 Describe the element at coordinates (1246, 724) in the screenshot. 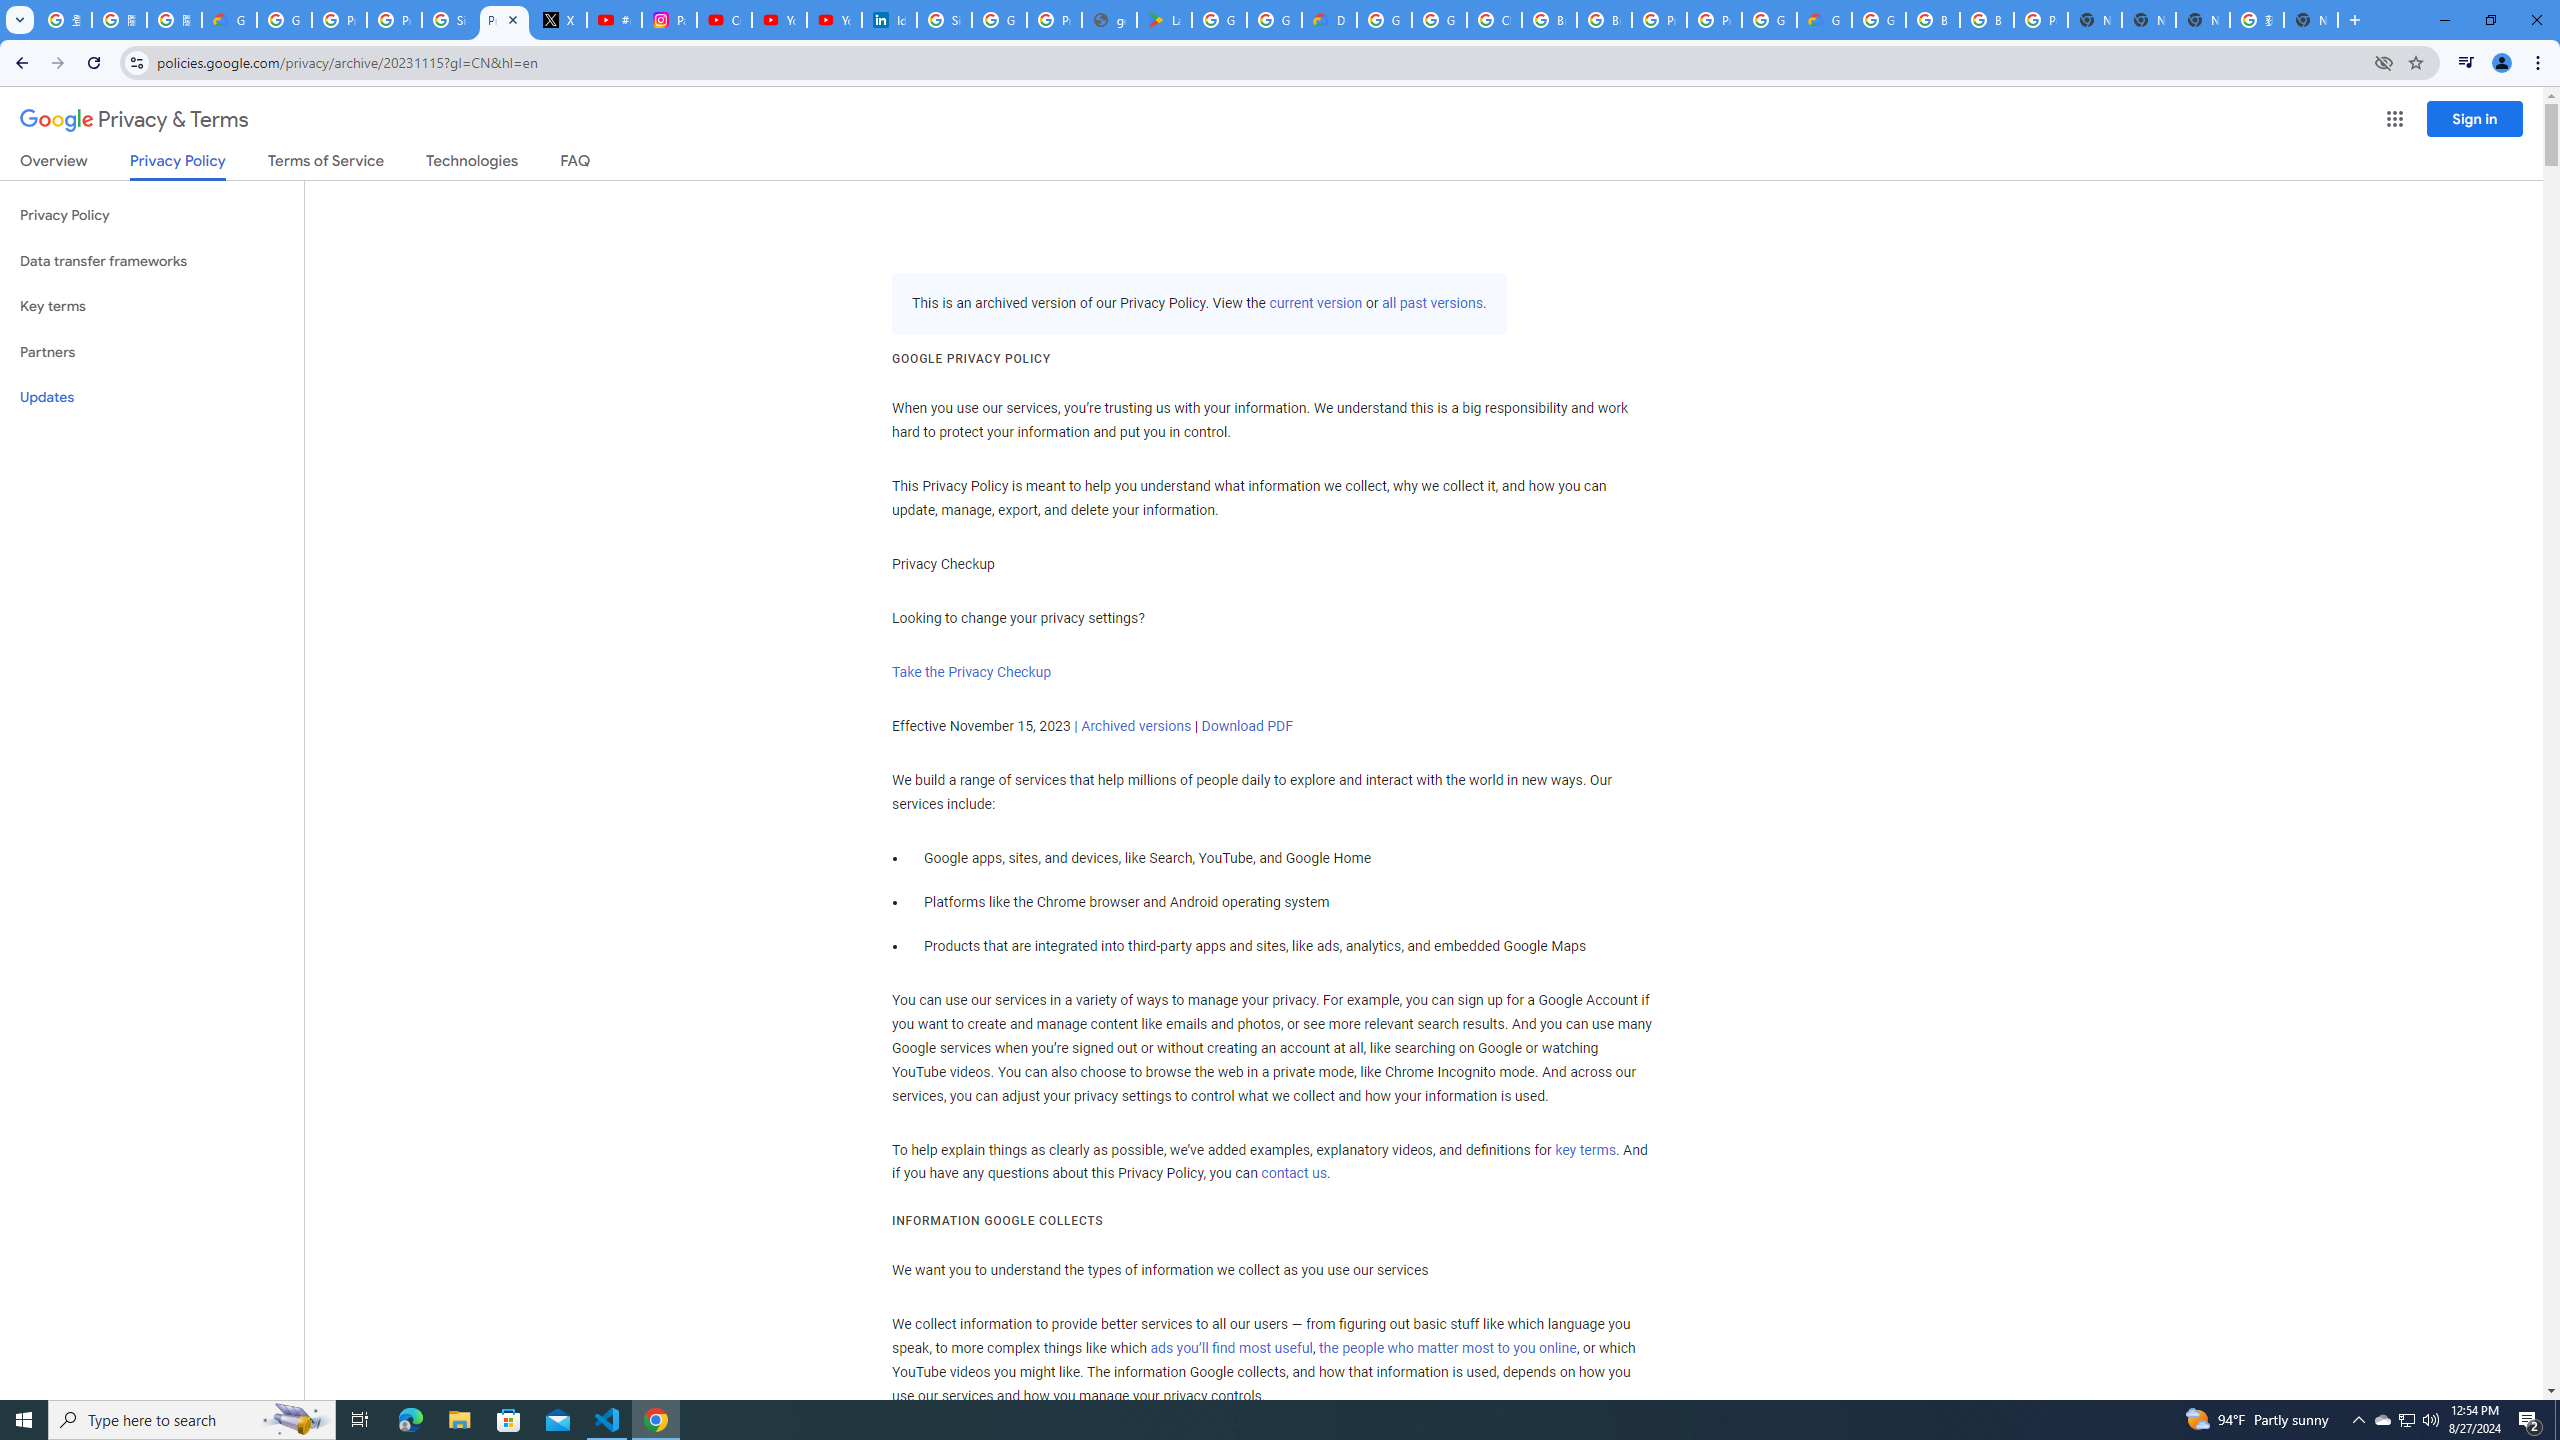

I see `'Download PDF'` at that location.